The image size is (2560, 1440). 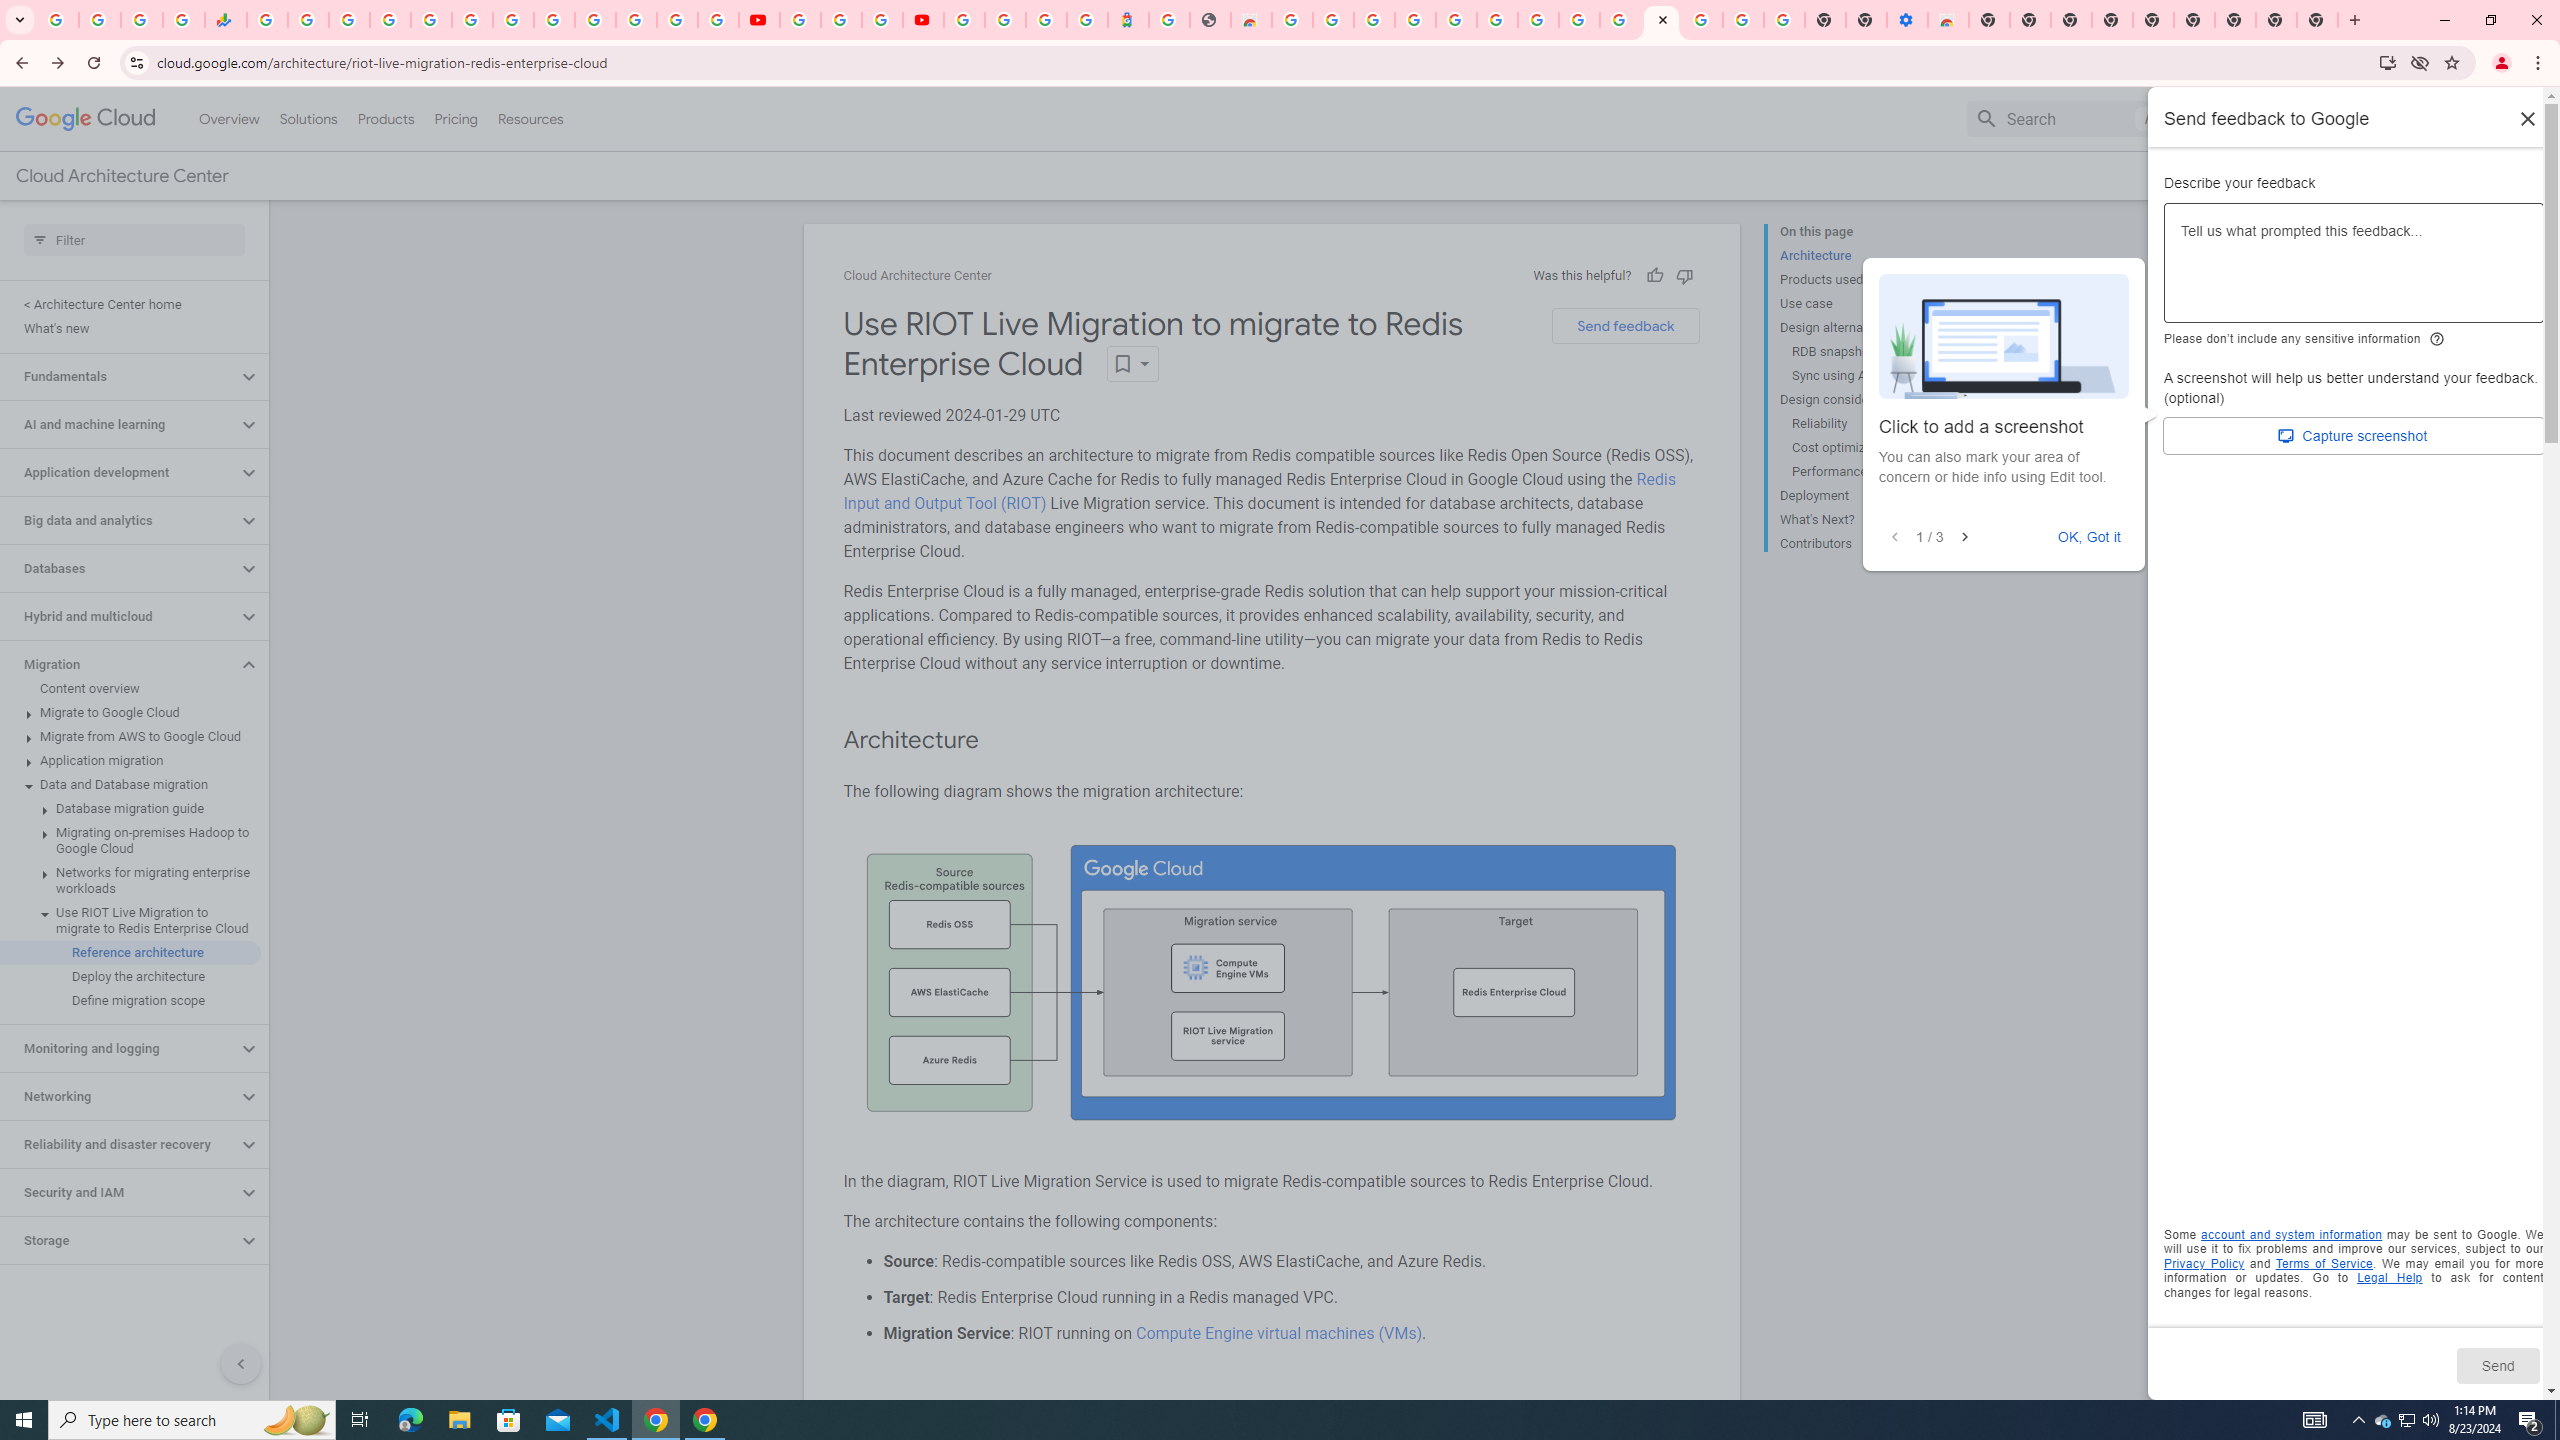 What do you see at coordinates (1893, 536) in the screenshot?
I see `'Previous'` at bounding box center [1893, 536].